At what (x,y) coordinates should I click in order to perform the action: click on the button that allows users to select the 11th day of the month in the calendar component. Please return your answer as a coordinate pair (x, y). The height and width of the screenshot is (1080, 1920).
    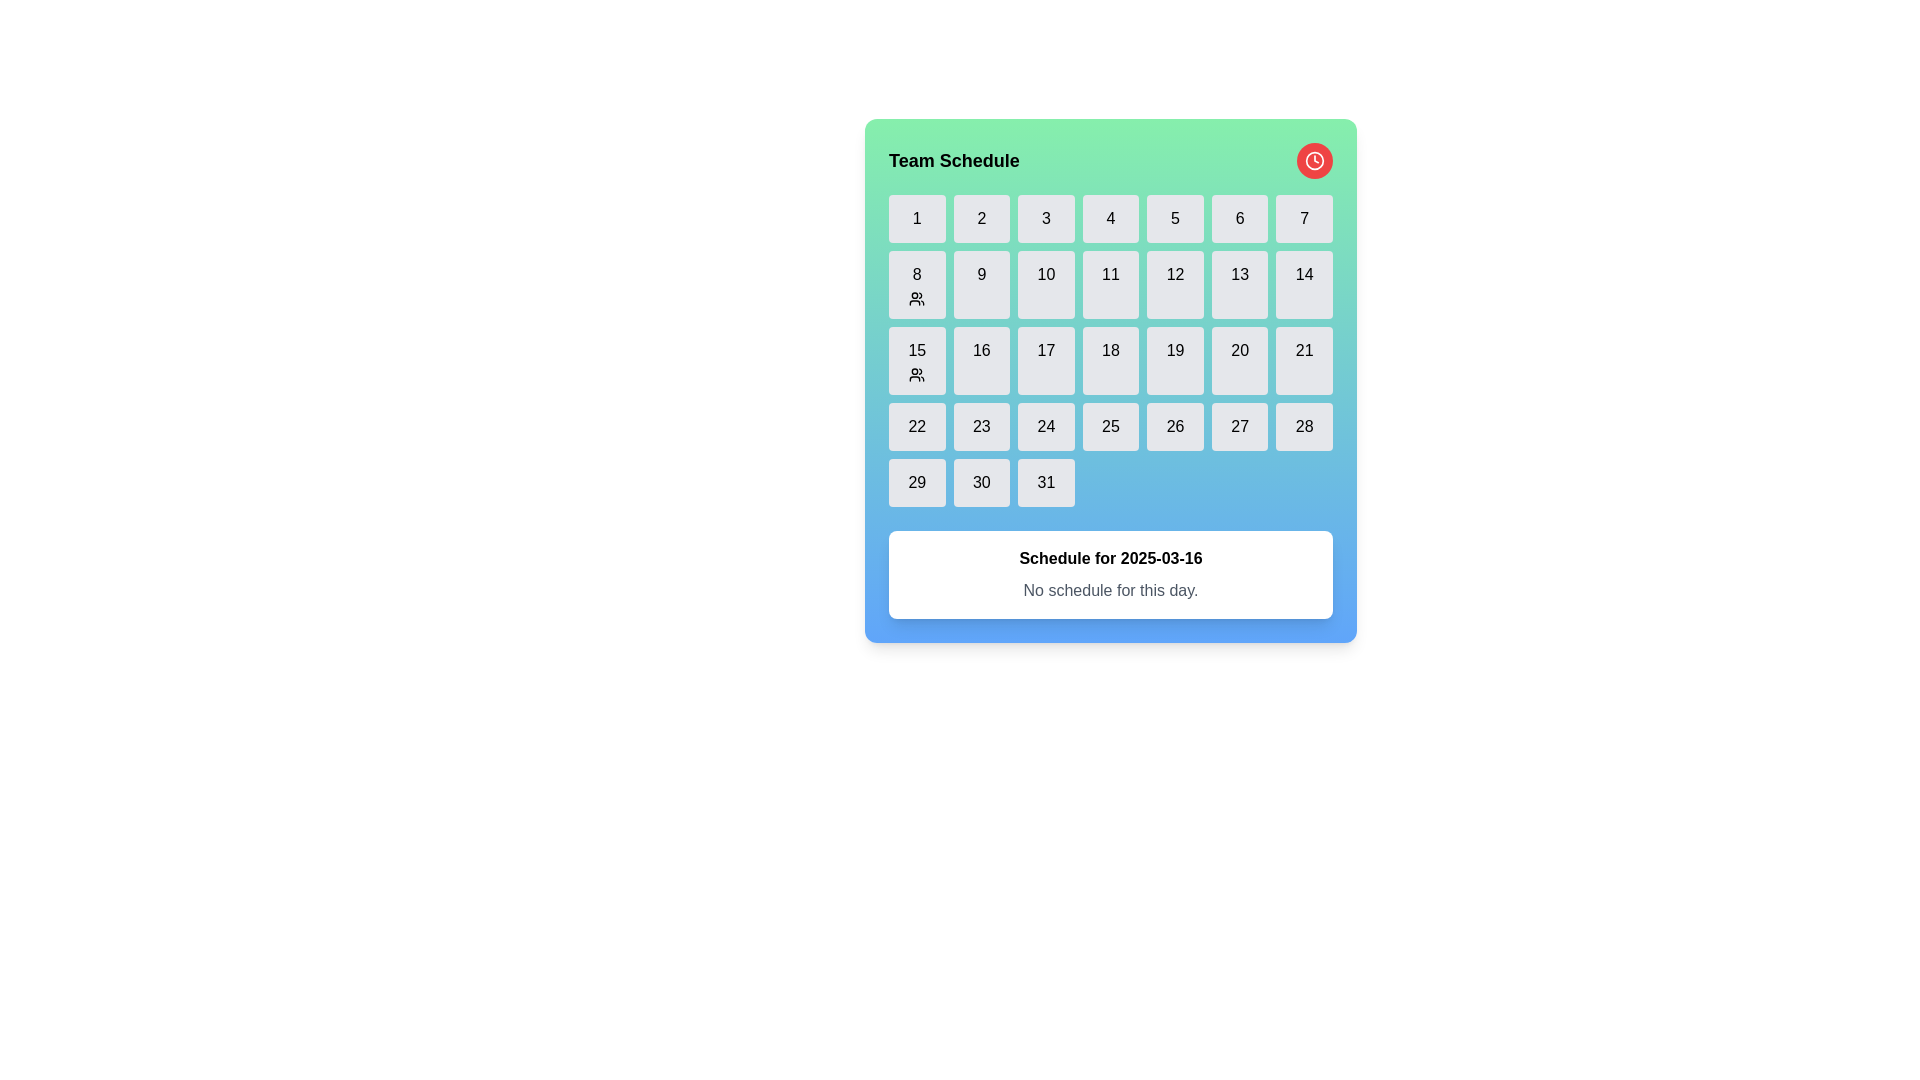
    Looking at the image, I should click on (1109, 285).